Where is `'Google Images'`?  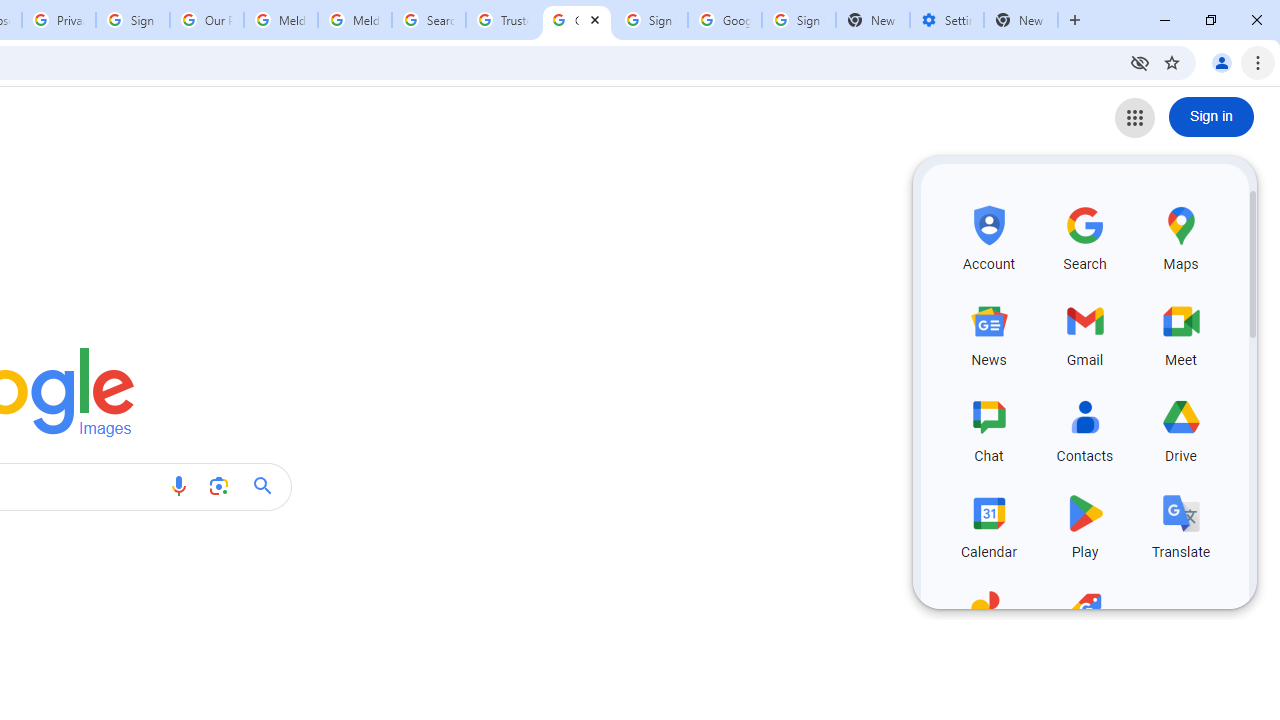 'Google Images' is located at coordinates (576, 20).